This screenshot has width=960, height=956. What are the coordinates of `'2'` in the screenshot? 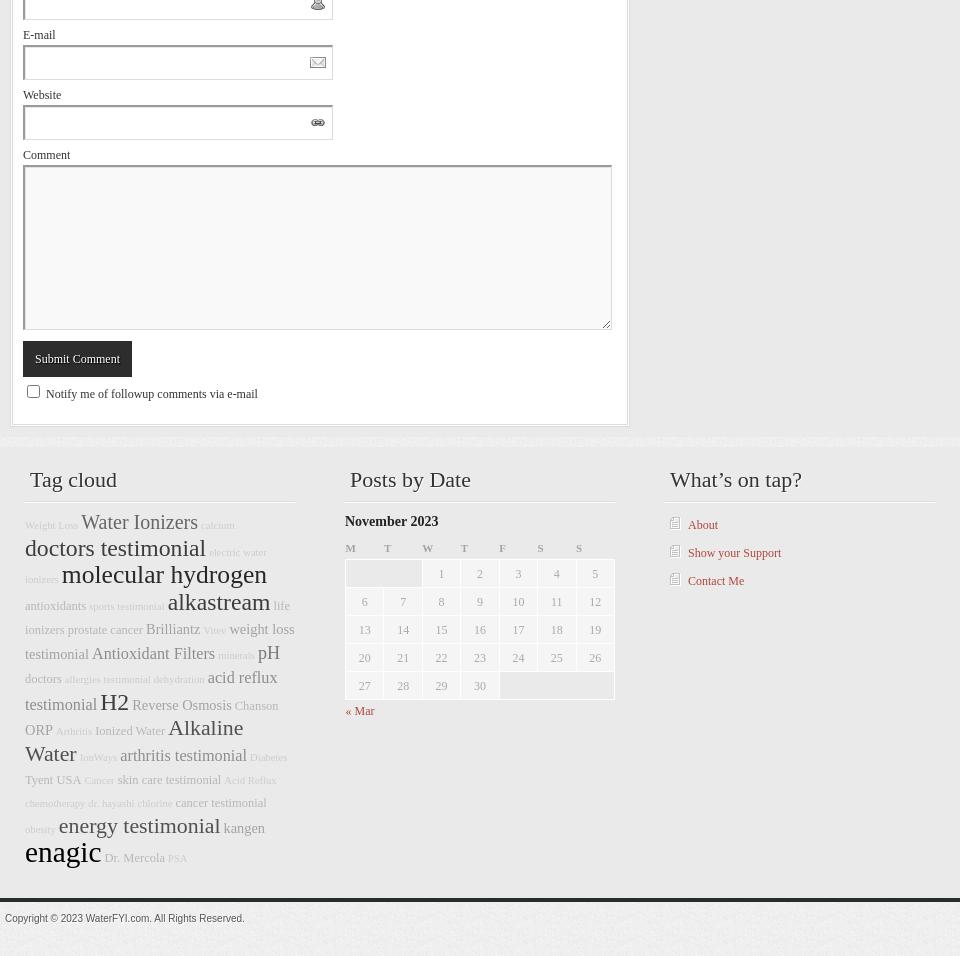 It's located at (479, 572).